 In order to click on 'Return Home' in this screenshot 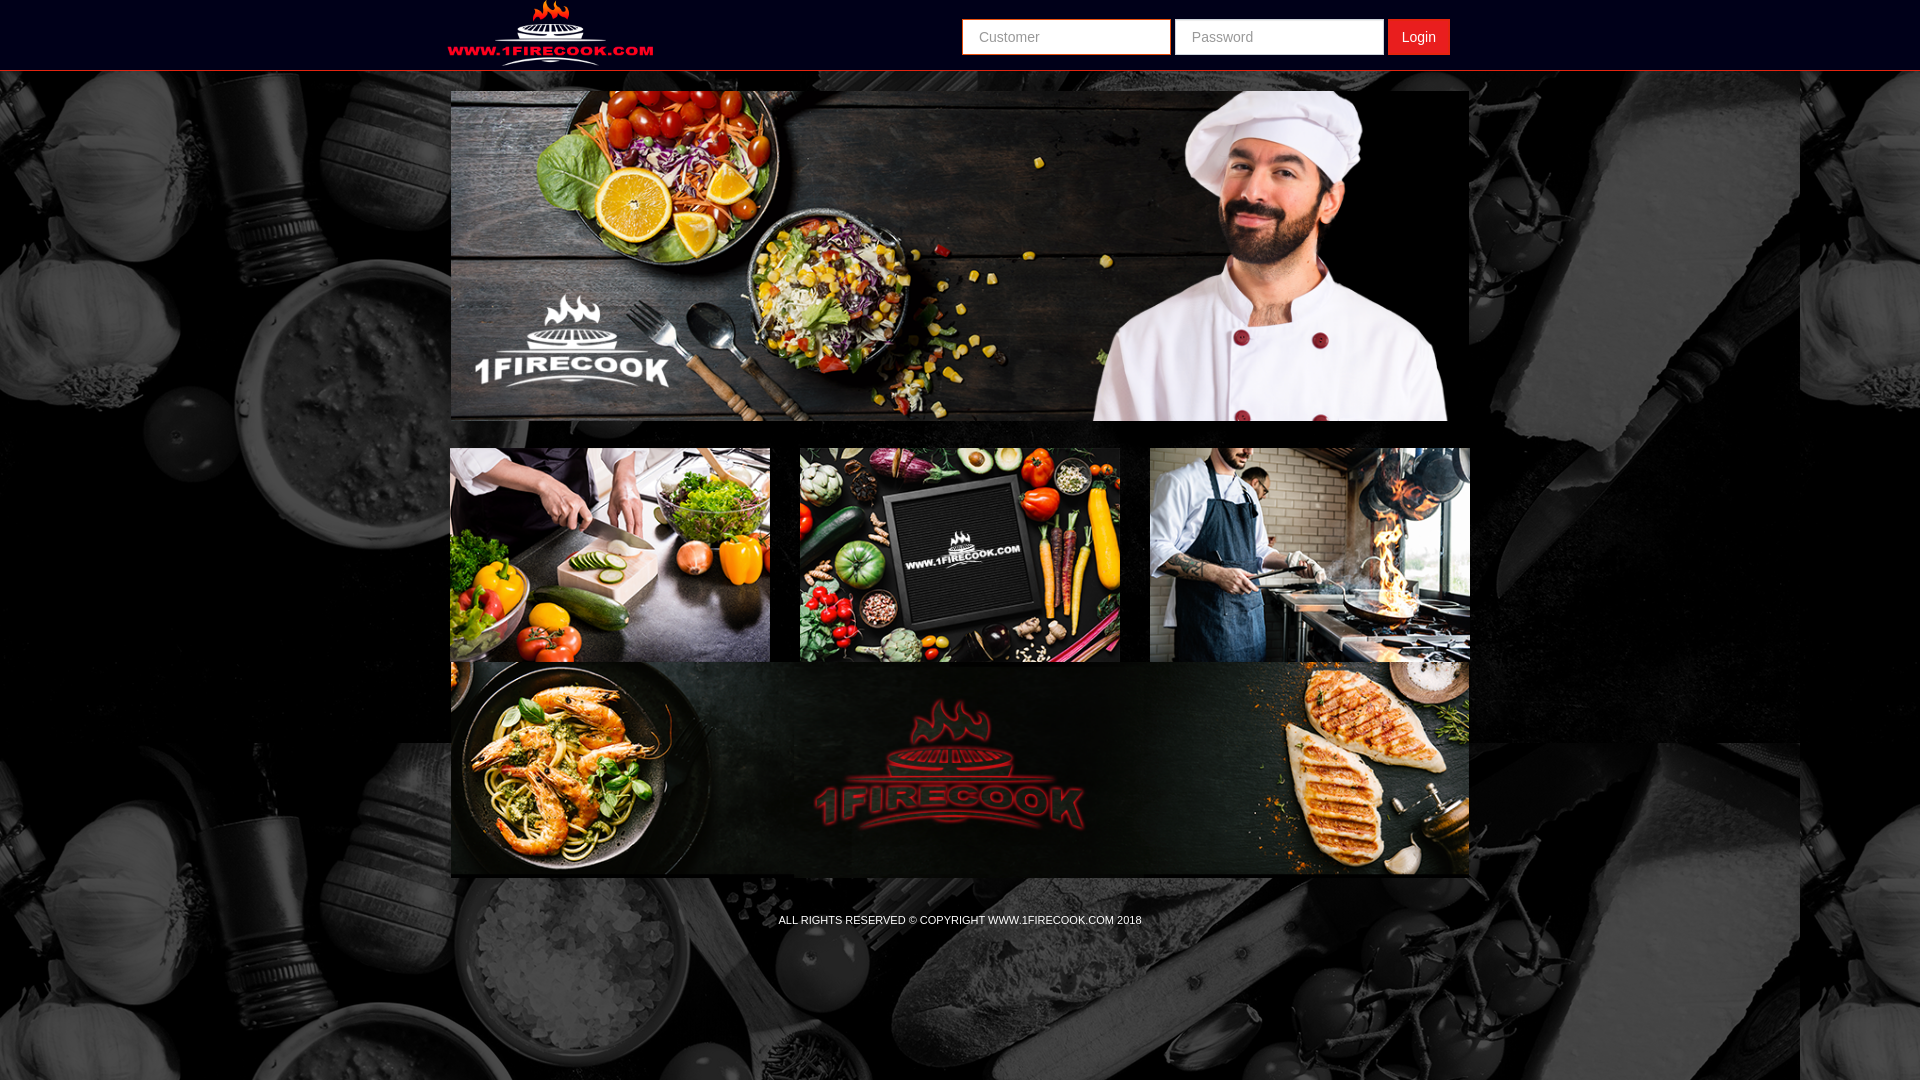, I will do `click(449, 34)`.